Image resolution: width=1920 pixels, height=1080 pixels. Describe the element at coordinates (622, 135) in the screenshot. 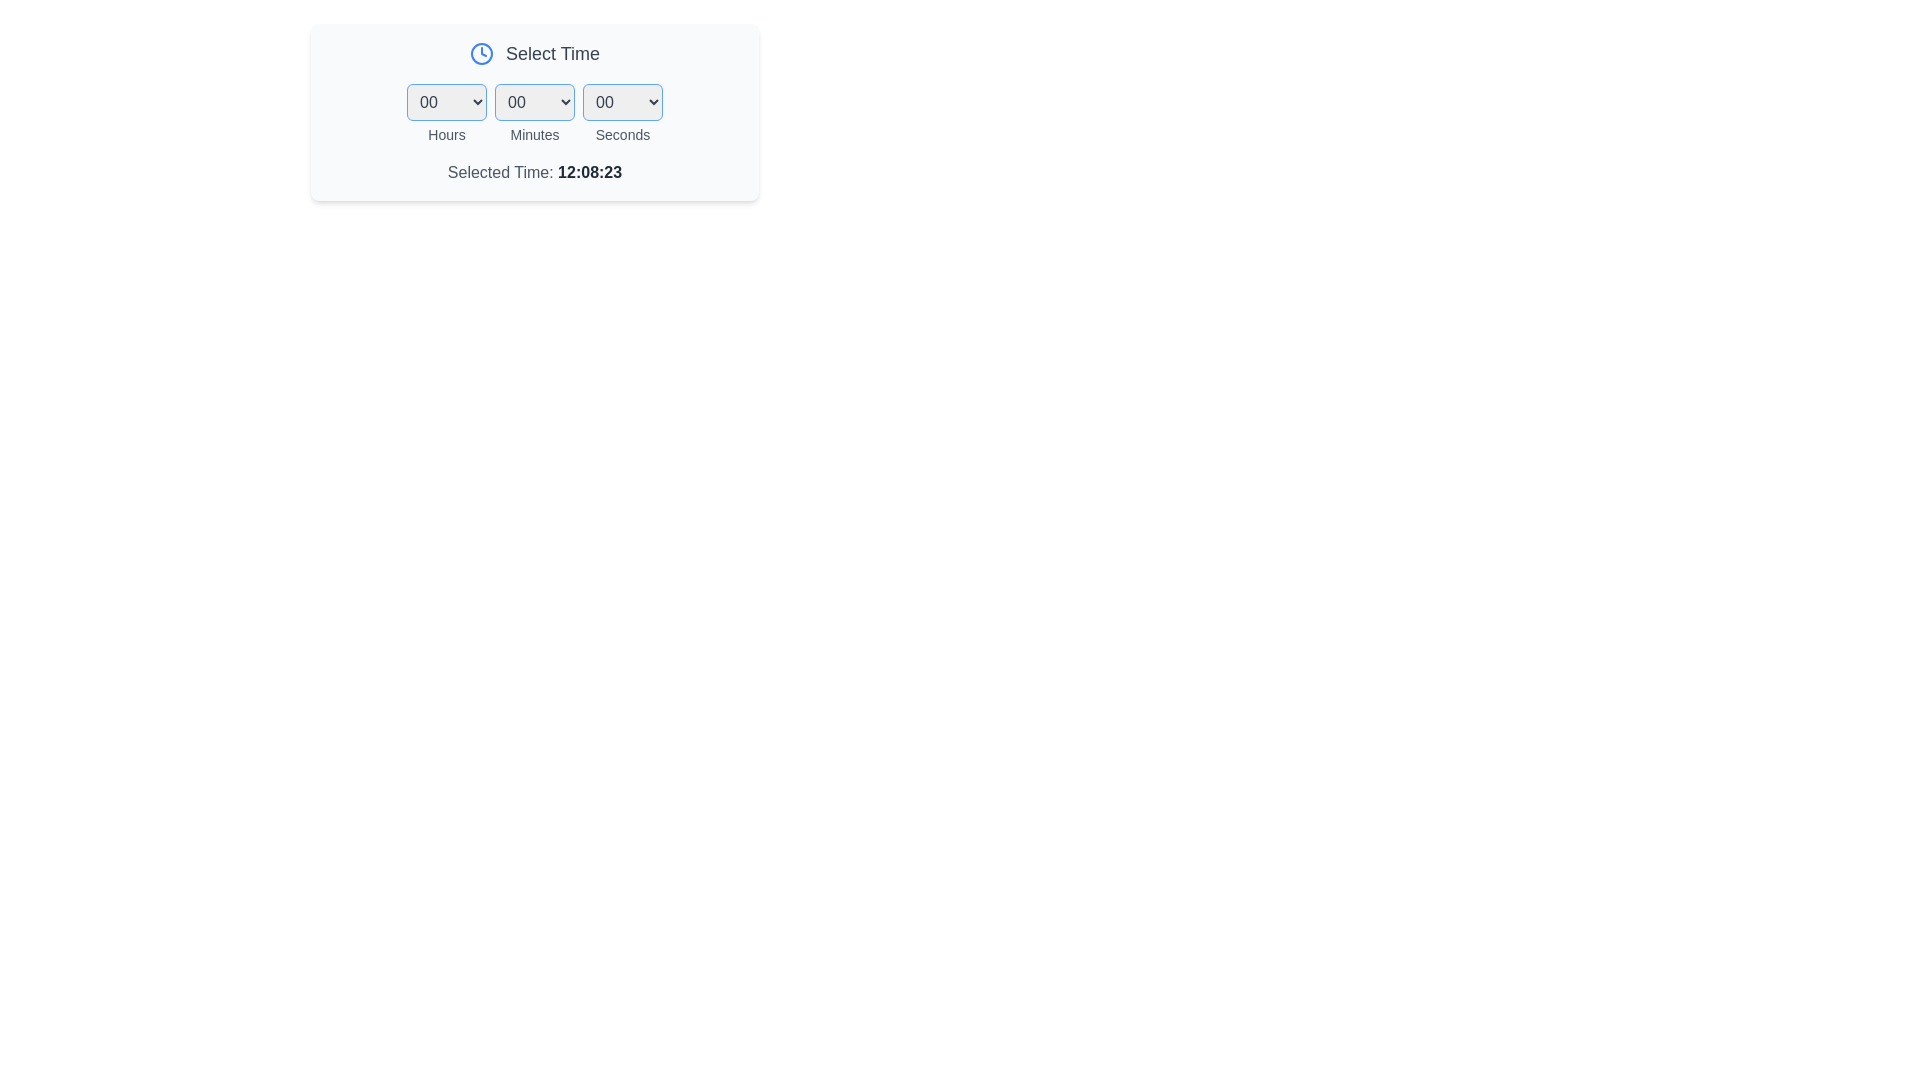

I see `the Text label that provides context to the seconds selector in the time selection widget, positioned below the seconds dropdown and aligning with 'Hours' and 'Minutes' labels` at that location.